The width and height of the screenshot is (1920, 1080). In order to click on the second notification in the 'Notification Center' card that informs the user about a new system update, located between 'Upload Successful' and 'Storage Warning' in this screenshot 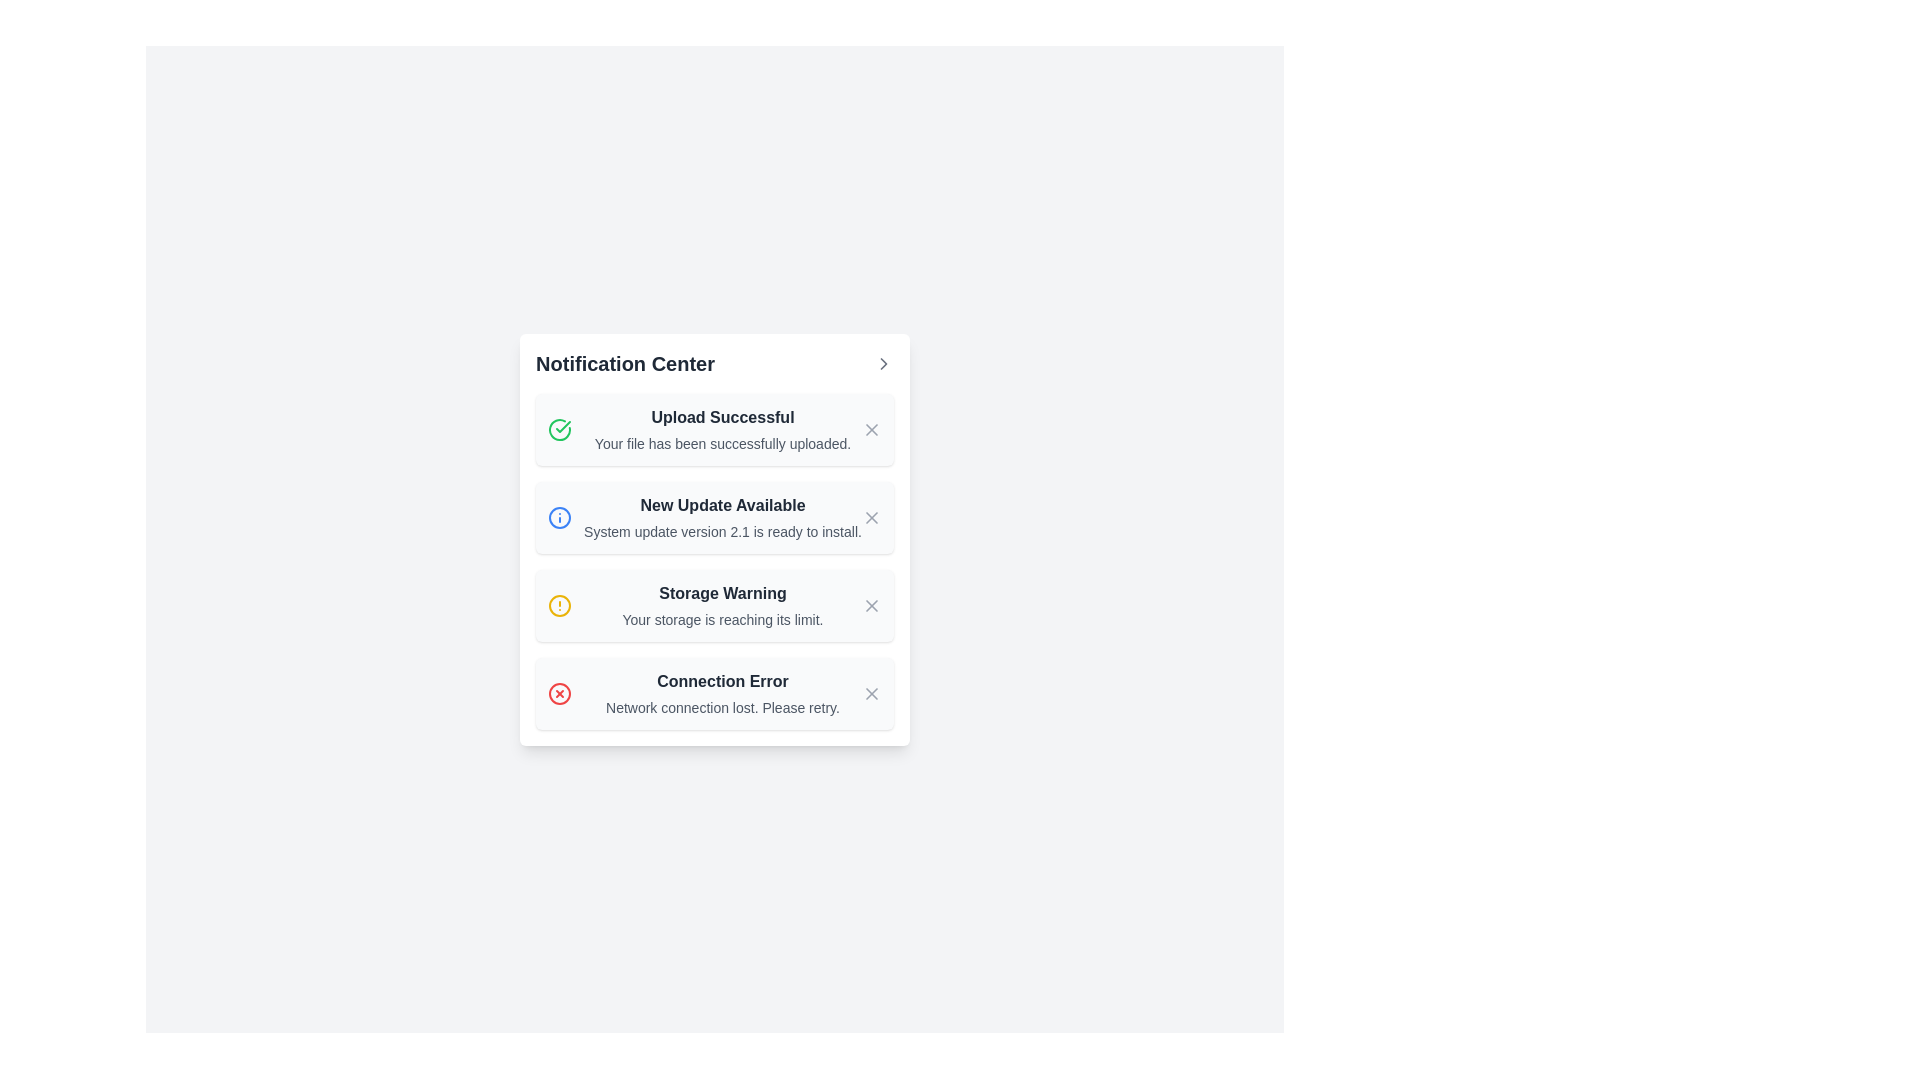, I will do `click(715, 561)`.